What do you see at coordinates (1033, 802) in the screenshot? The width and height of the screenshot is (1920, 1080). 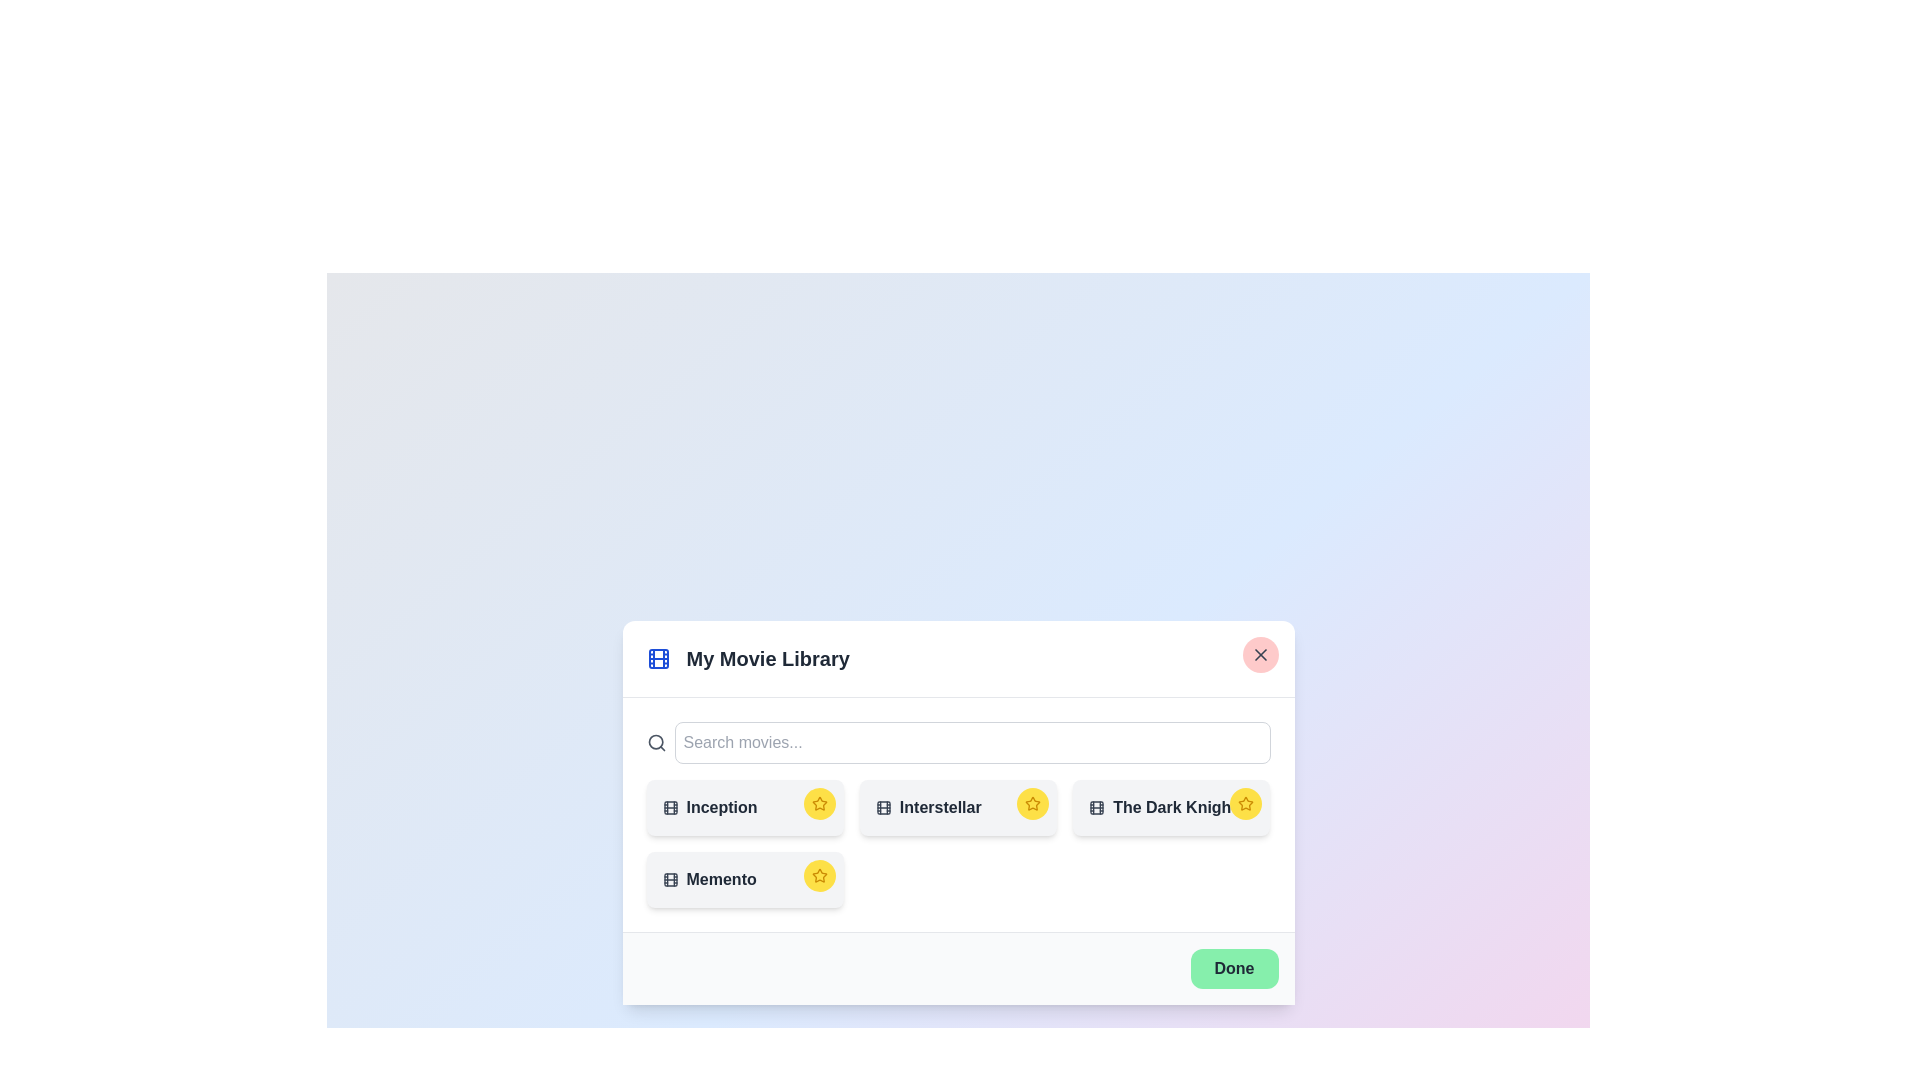 I see `the star icon with a yellow fill that is located to the right of the 'Interstellar' label in the movie list` at bounding box center [1033, 802].